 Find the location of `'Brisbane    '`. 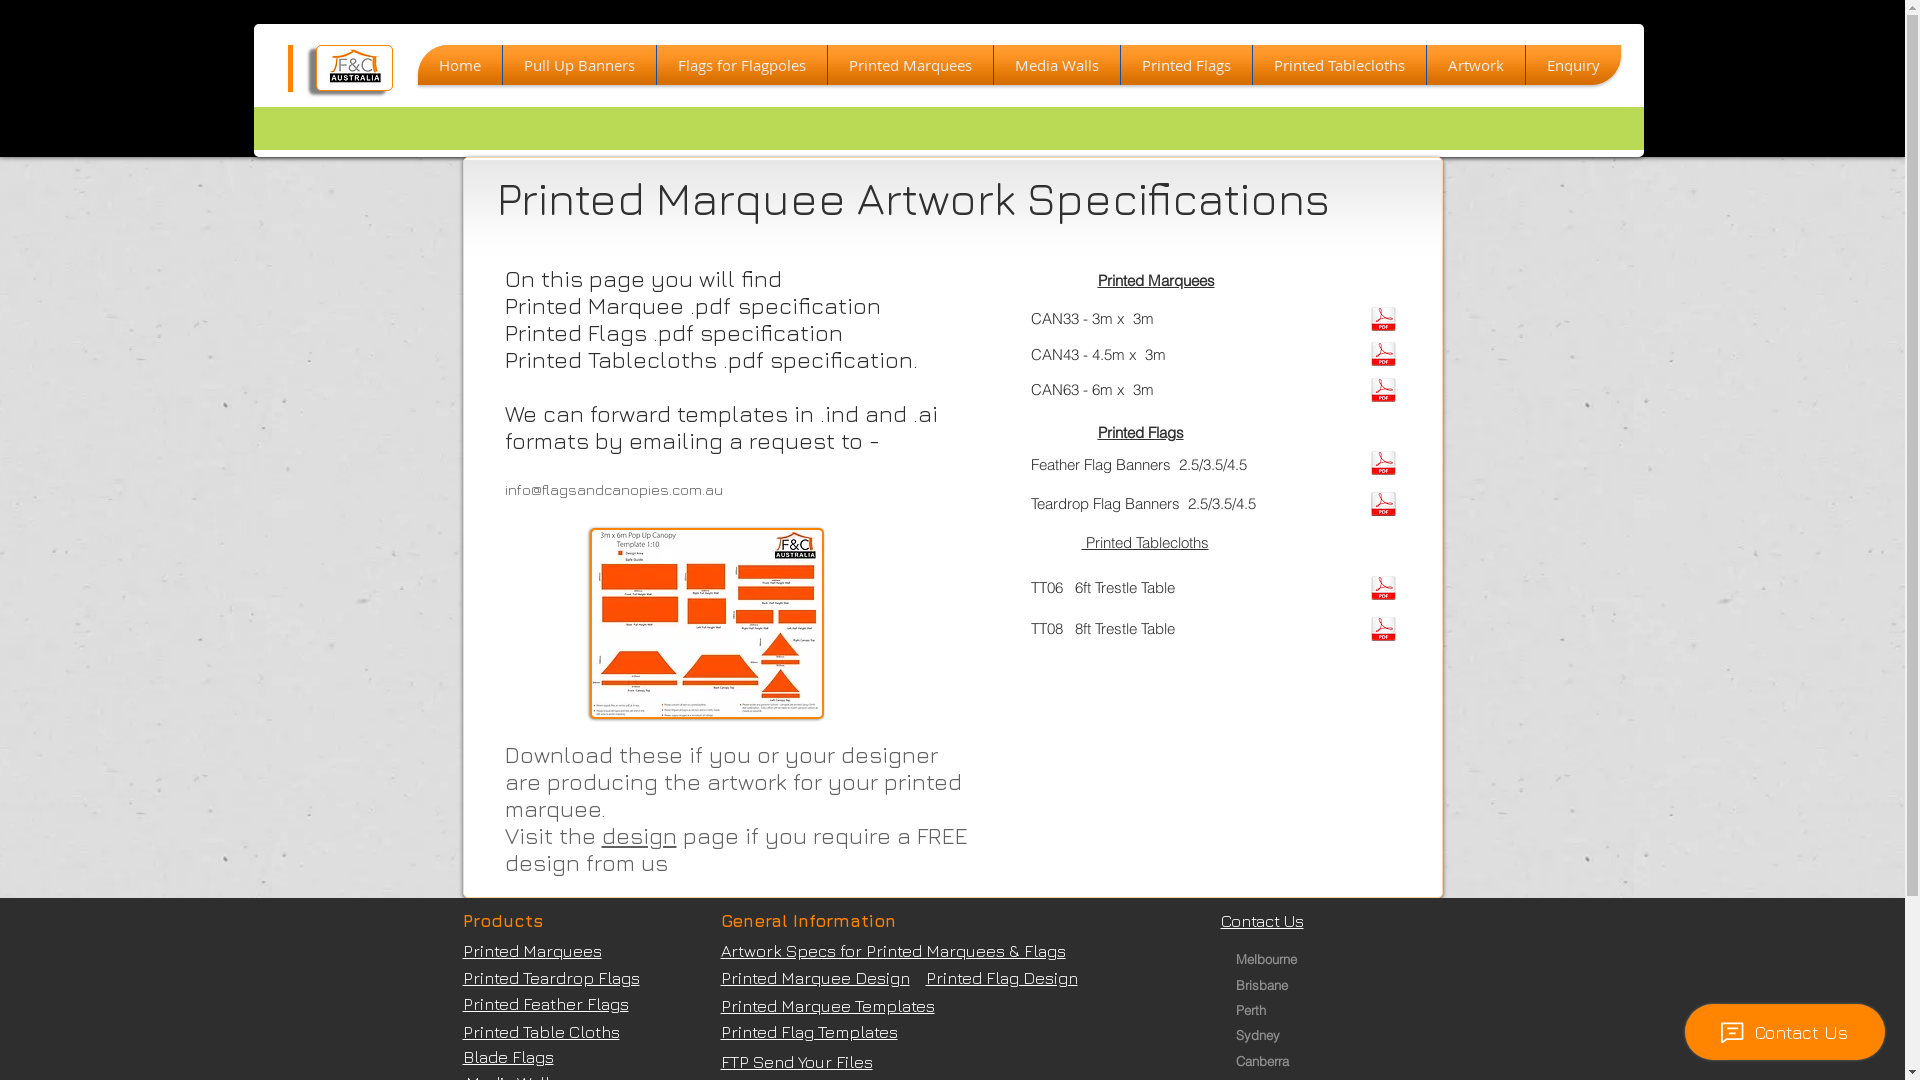

'Brisbane    ' is located at coordinates (1269, 983).